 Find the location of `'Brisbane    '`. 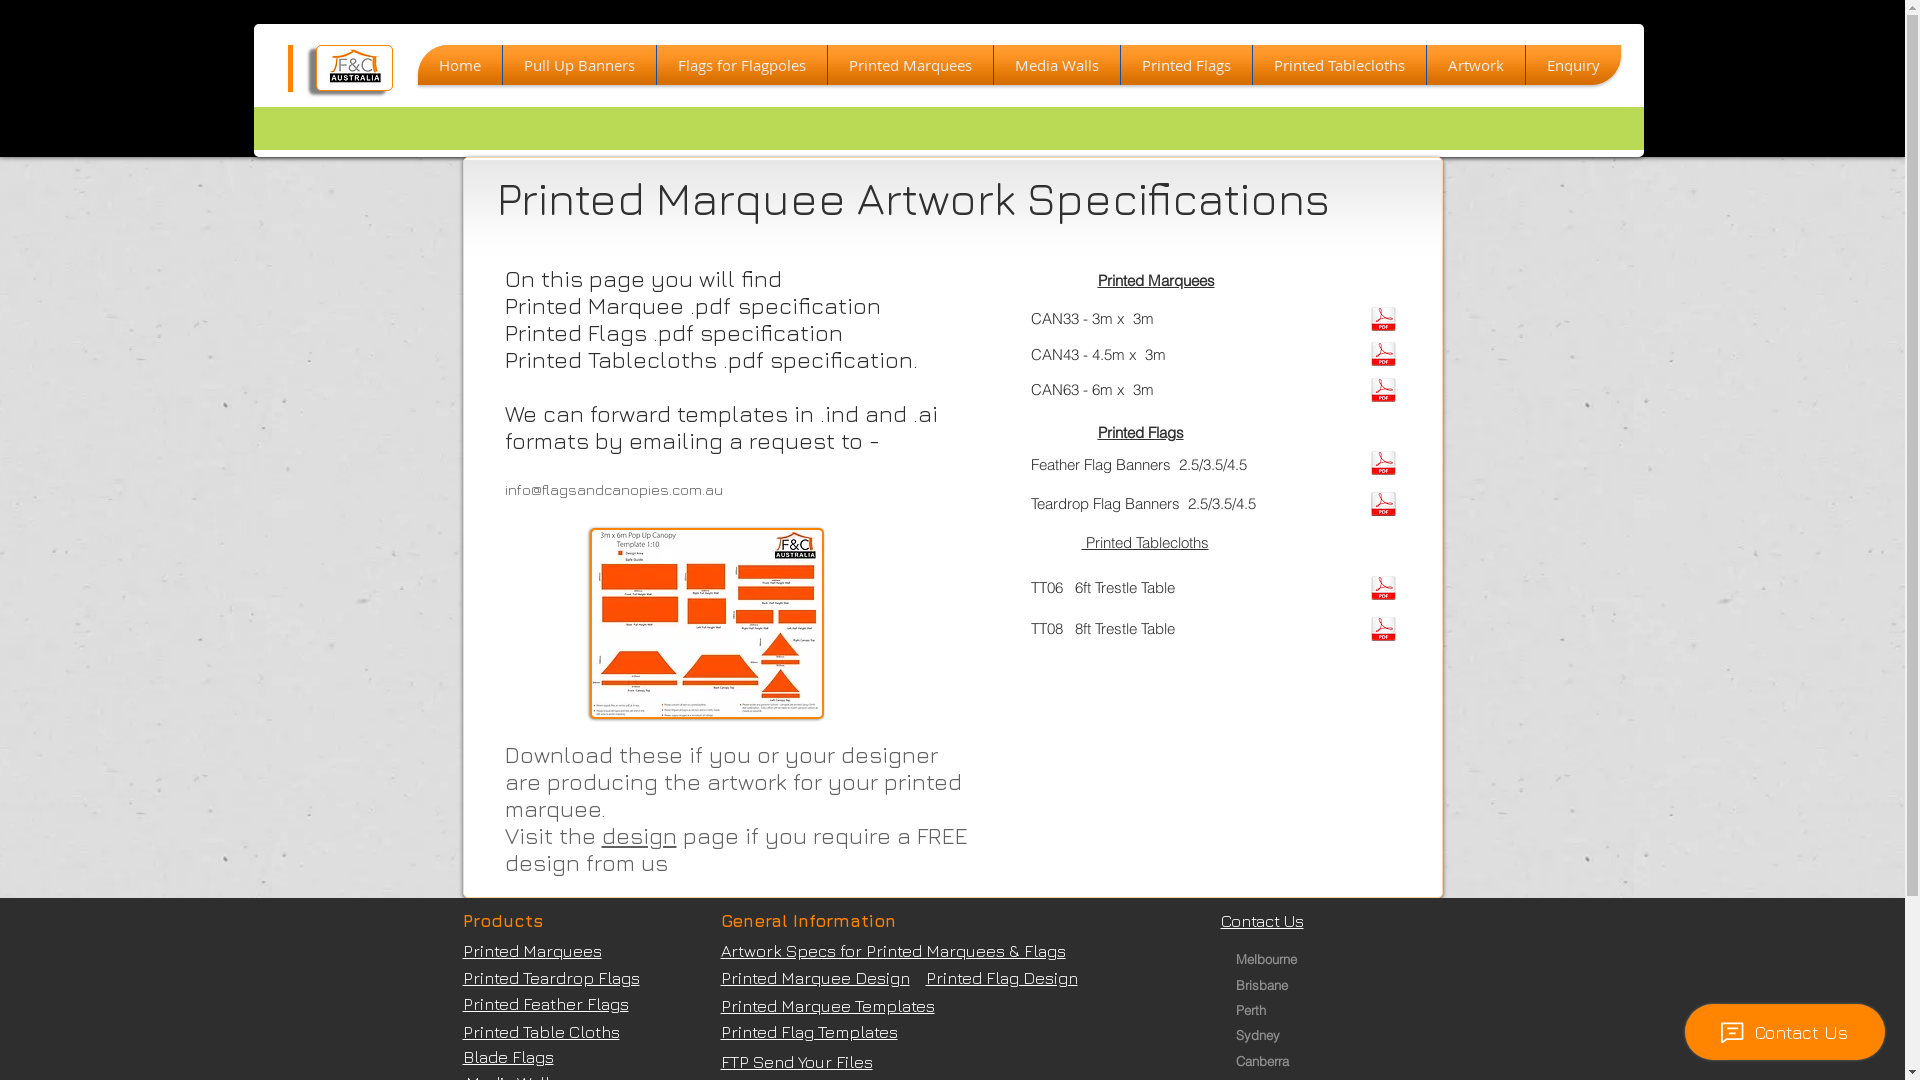

'Brisbane    ' is located at coordinates (1269, 983).